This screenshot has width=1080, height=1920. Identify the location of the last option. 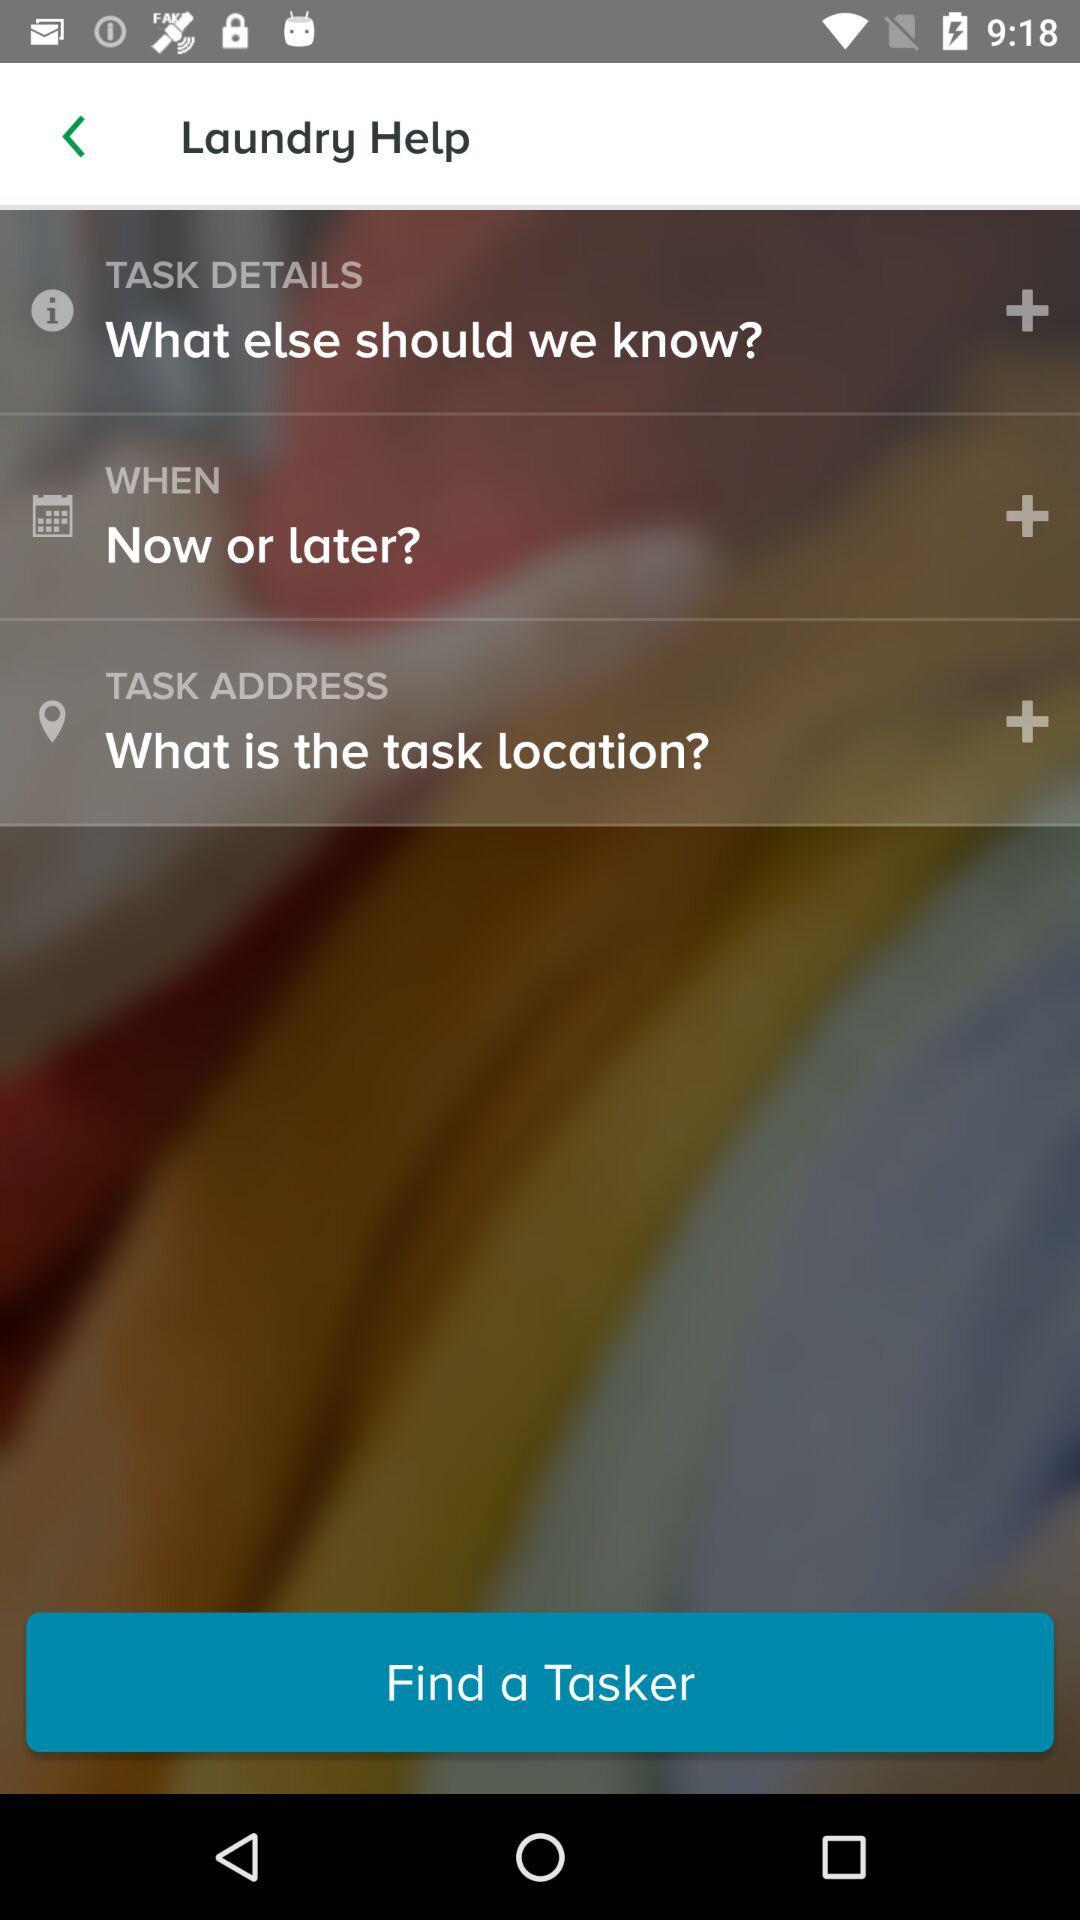
(540, 1681).